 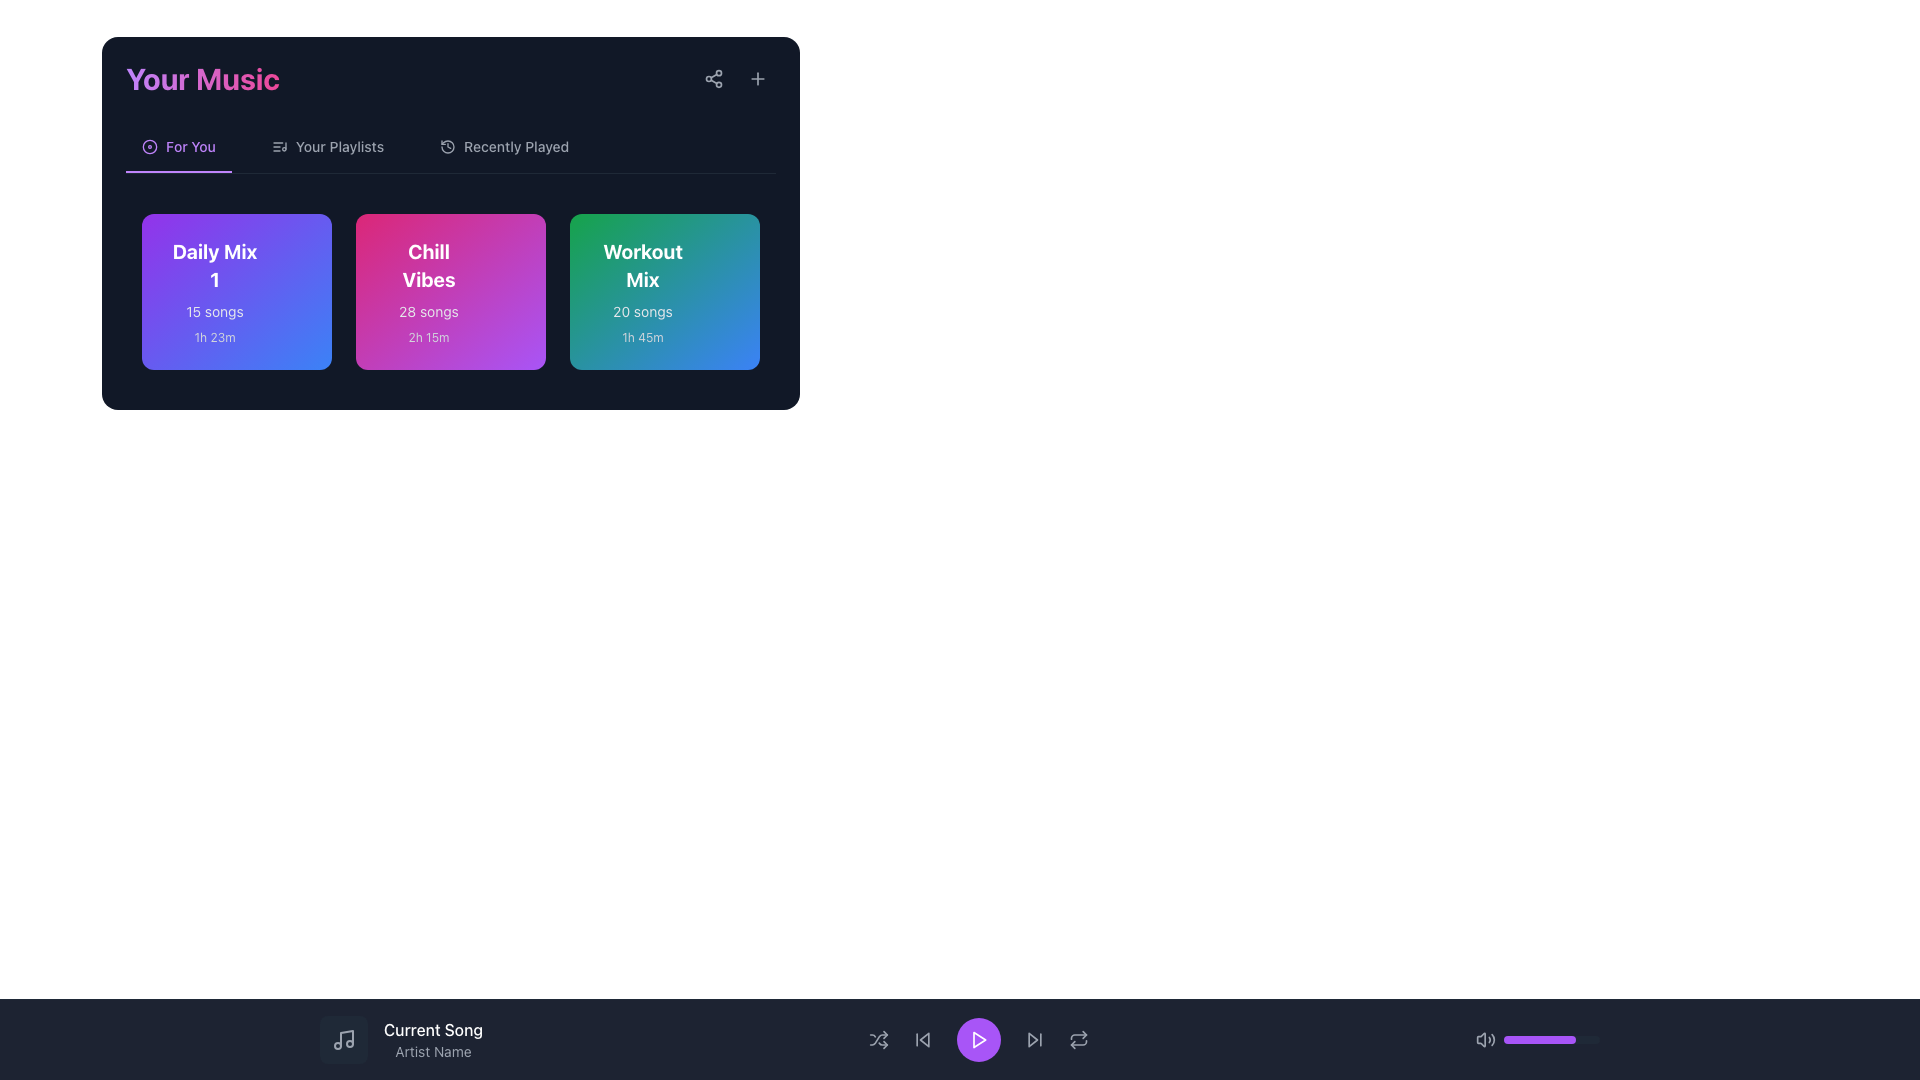 What do you see at coordinates (215, 265) in the screenshot?
I see `text content of the Text Label that serves as the title for the playlist 'Daily Mix 1', located at the top-left corner of the card` at bounding box center [215, 265].